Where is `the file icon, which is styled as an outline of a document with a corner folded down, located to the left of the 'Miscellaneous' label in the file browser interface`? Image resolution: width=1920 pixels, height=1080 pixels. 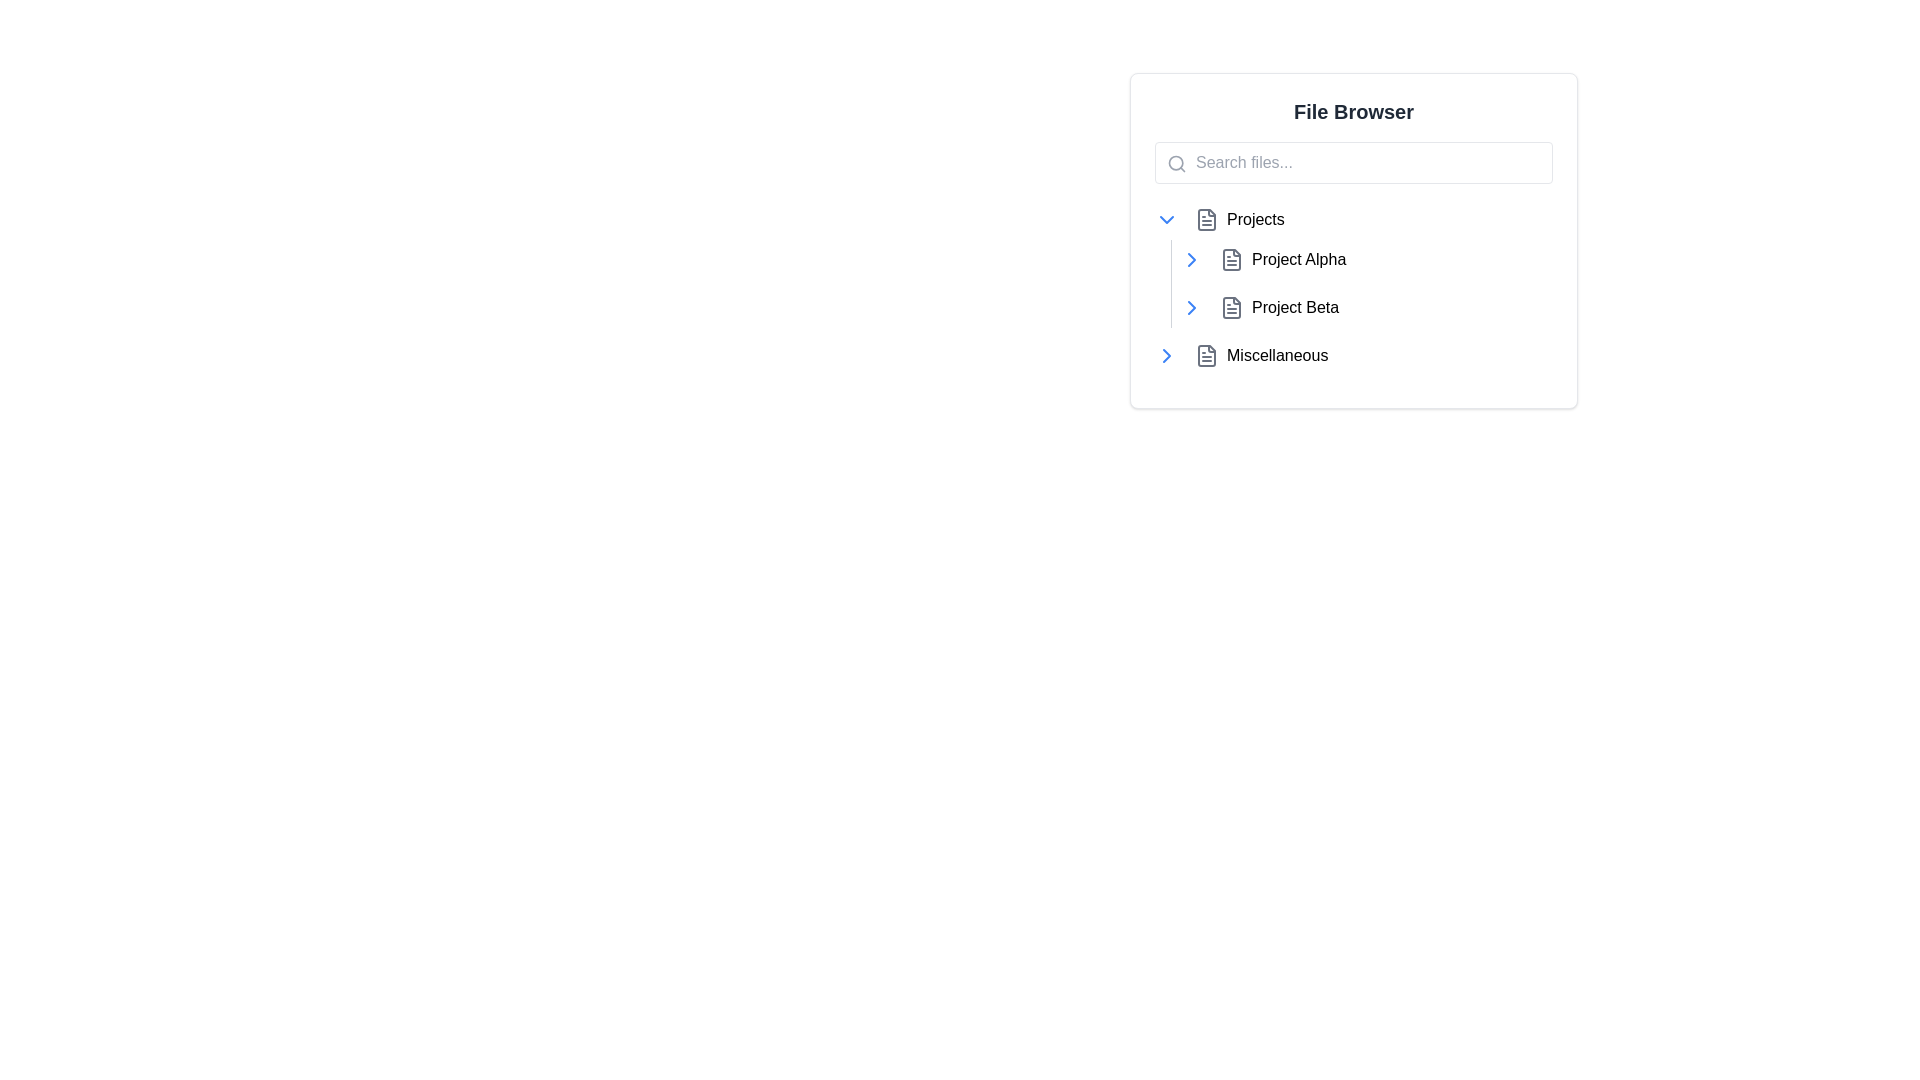 the file icon, which is styled as an outline of a document with a corner folded down, located to the left of the 'Miscellaneous' label in the file browser interface is located at coordinates (1205, 354).